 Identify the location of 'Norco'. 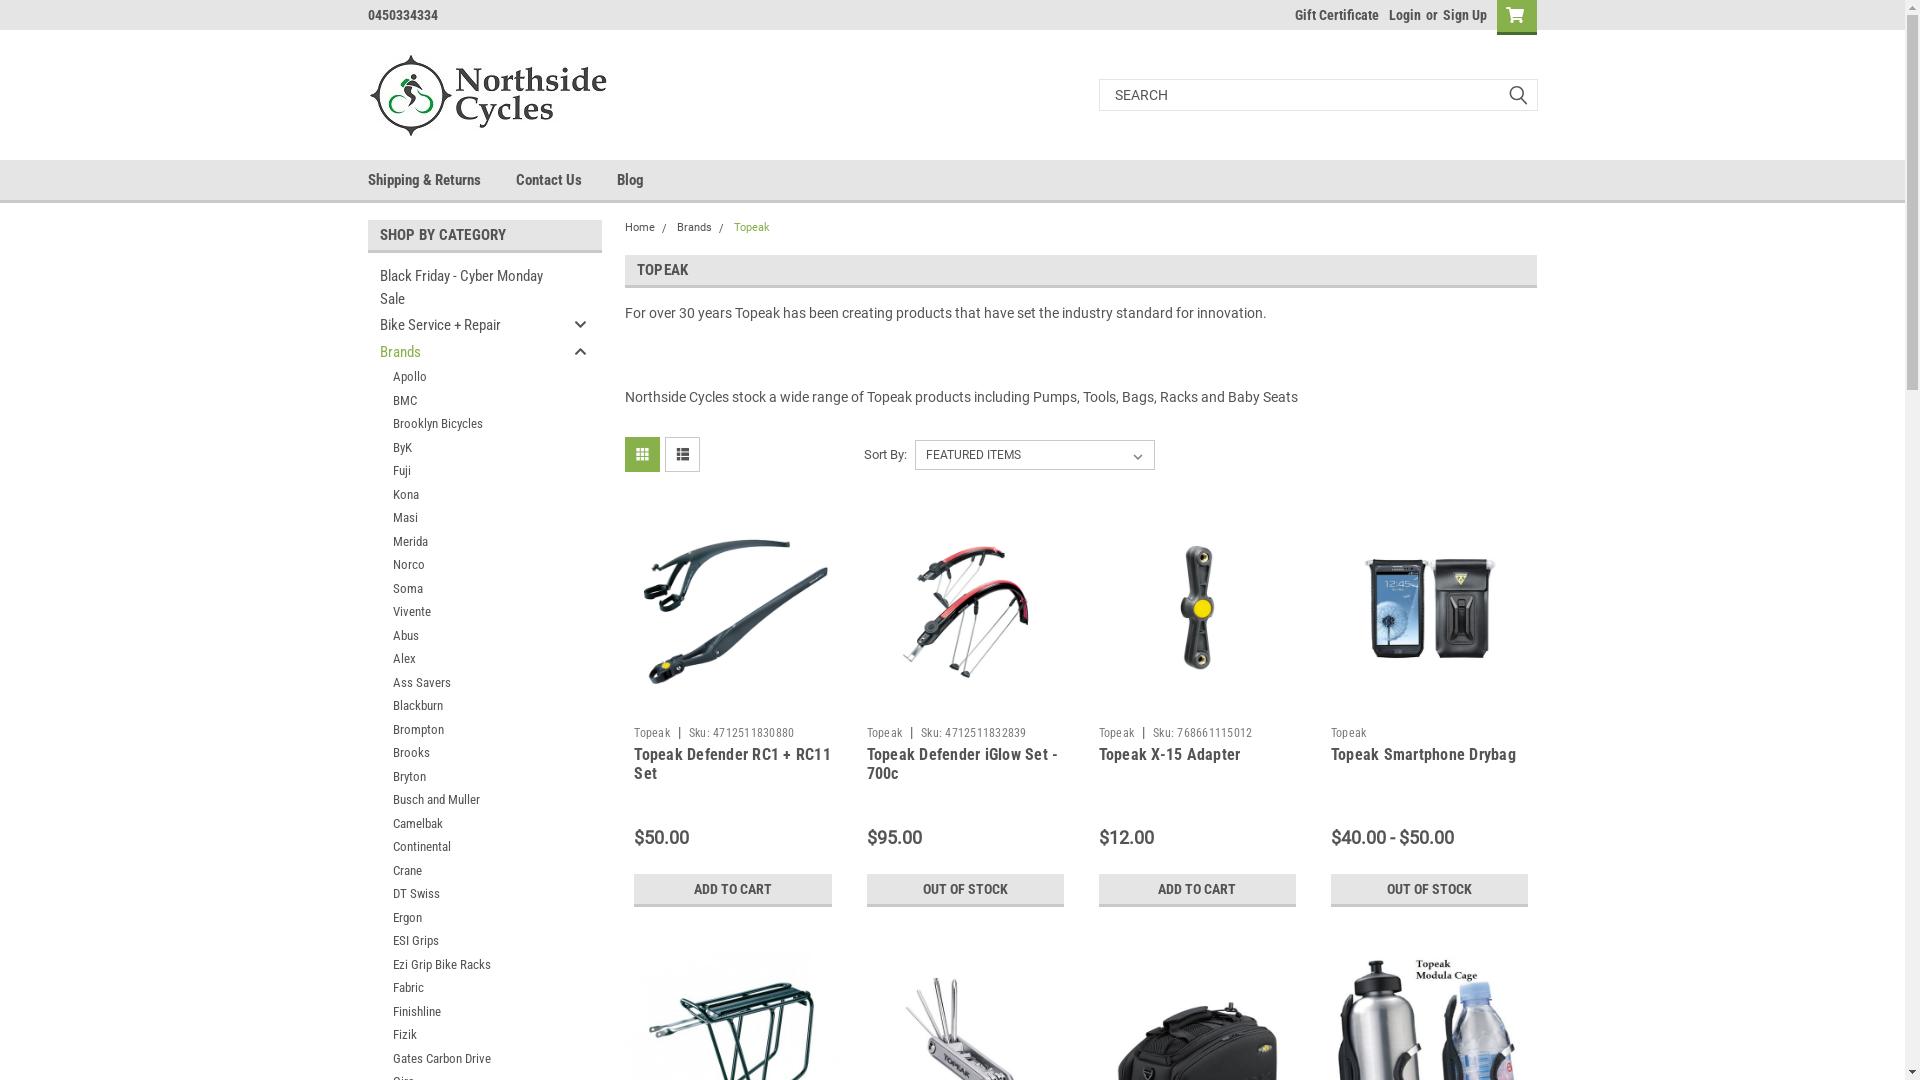
(466, 564).